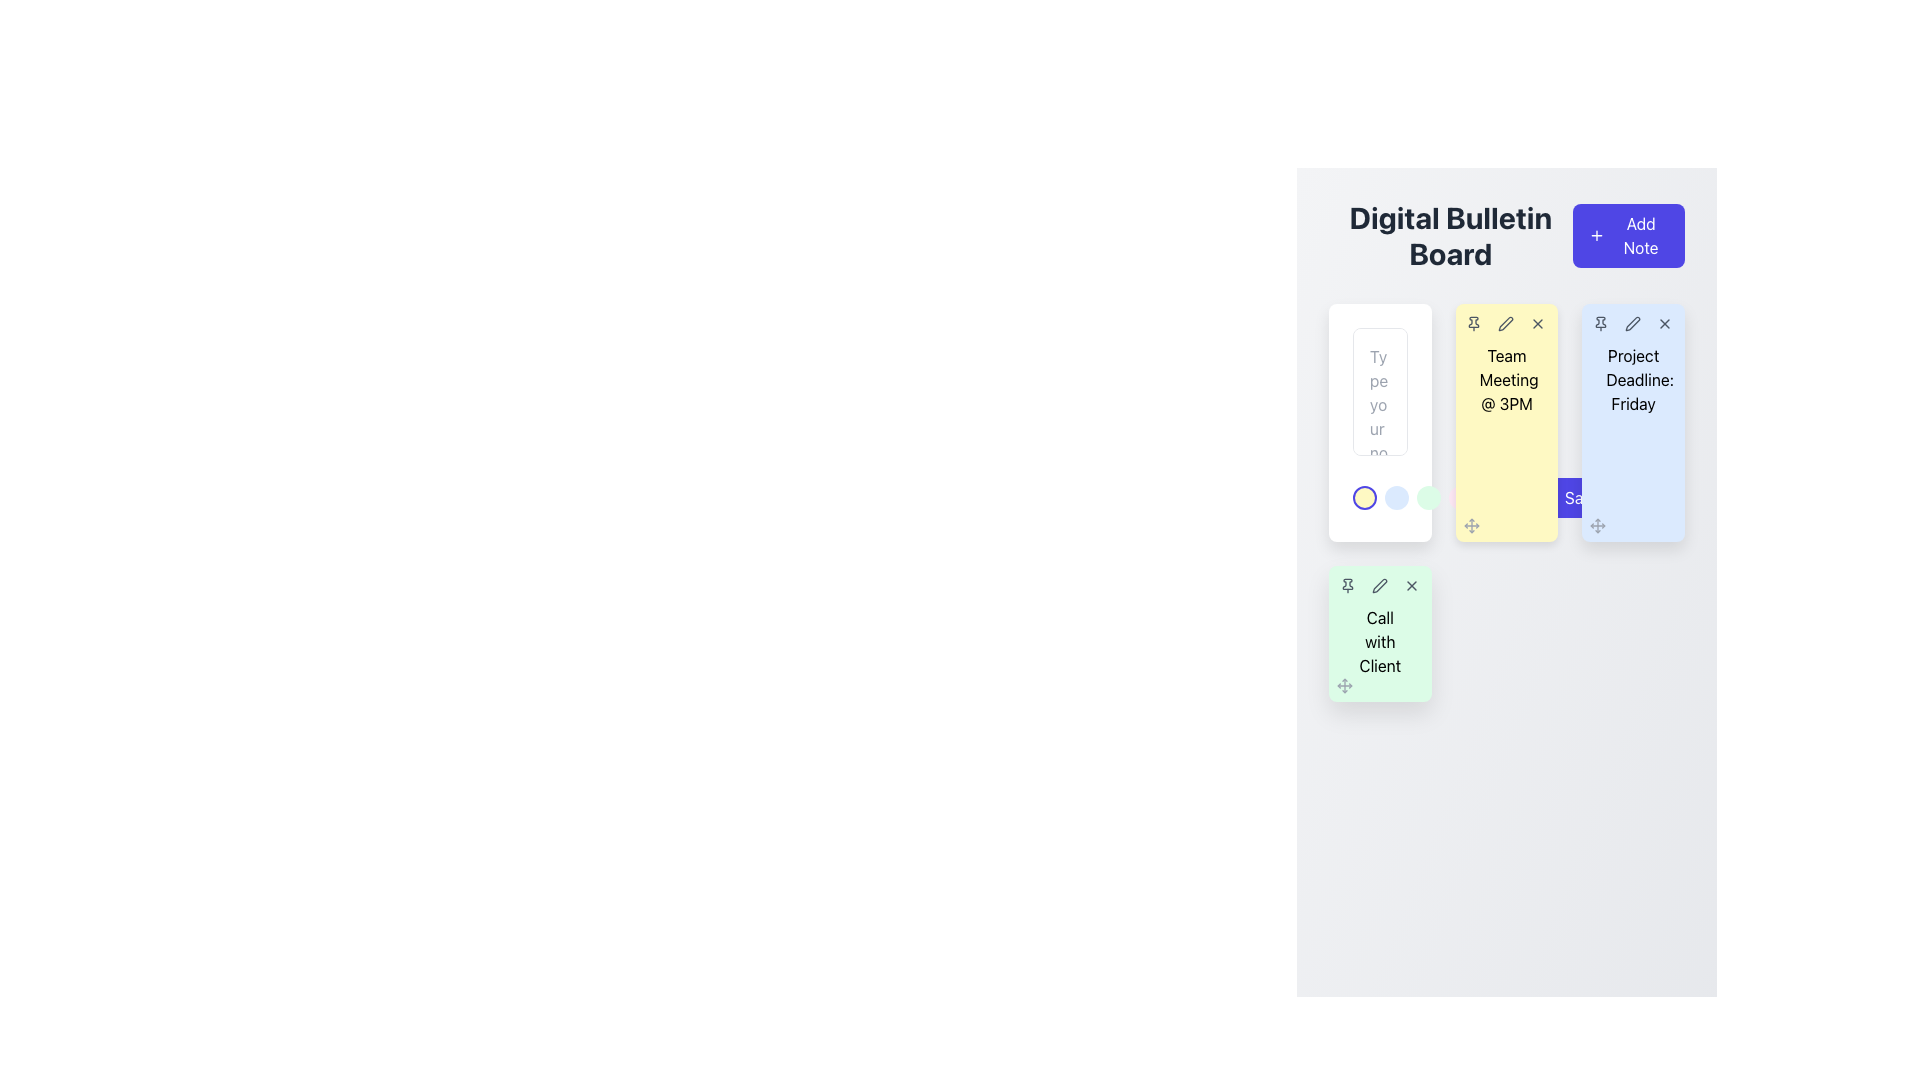 Image resolution: width=1920 pixels, height=1080 pixels. I want to click on the action icon for editing the note titled 'Project Deadline: Friday' located at the top right corner of the note, immediately to the left of the close (X) button, so click(1632, 323).